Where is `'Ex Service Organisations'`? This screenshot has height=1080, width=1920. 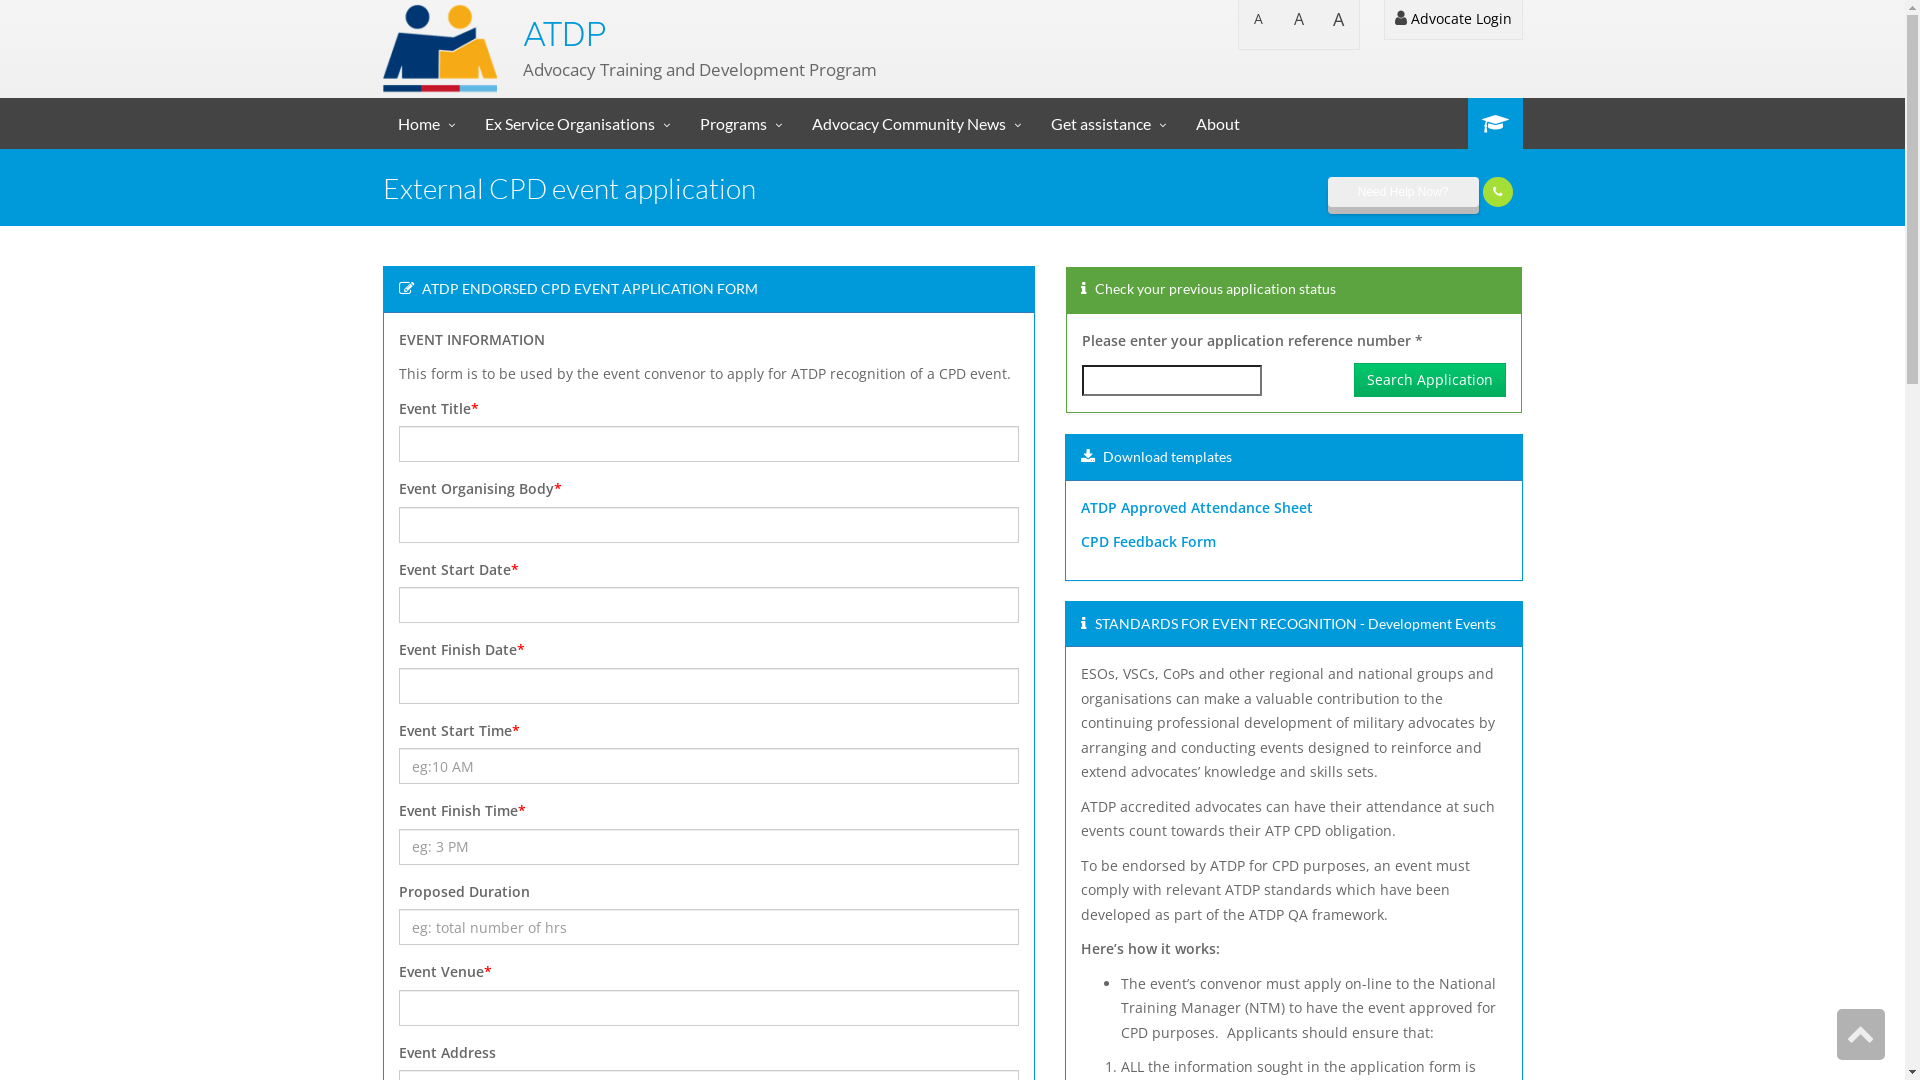
'Ex Service Organisations' is located at coordinates (576, 123).